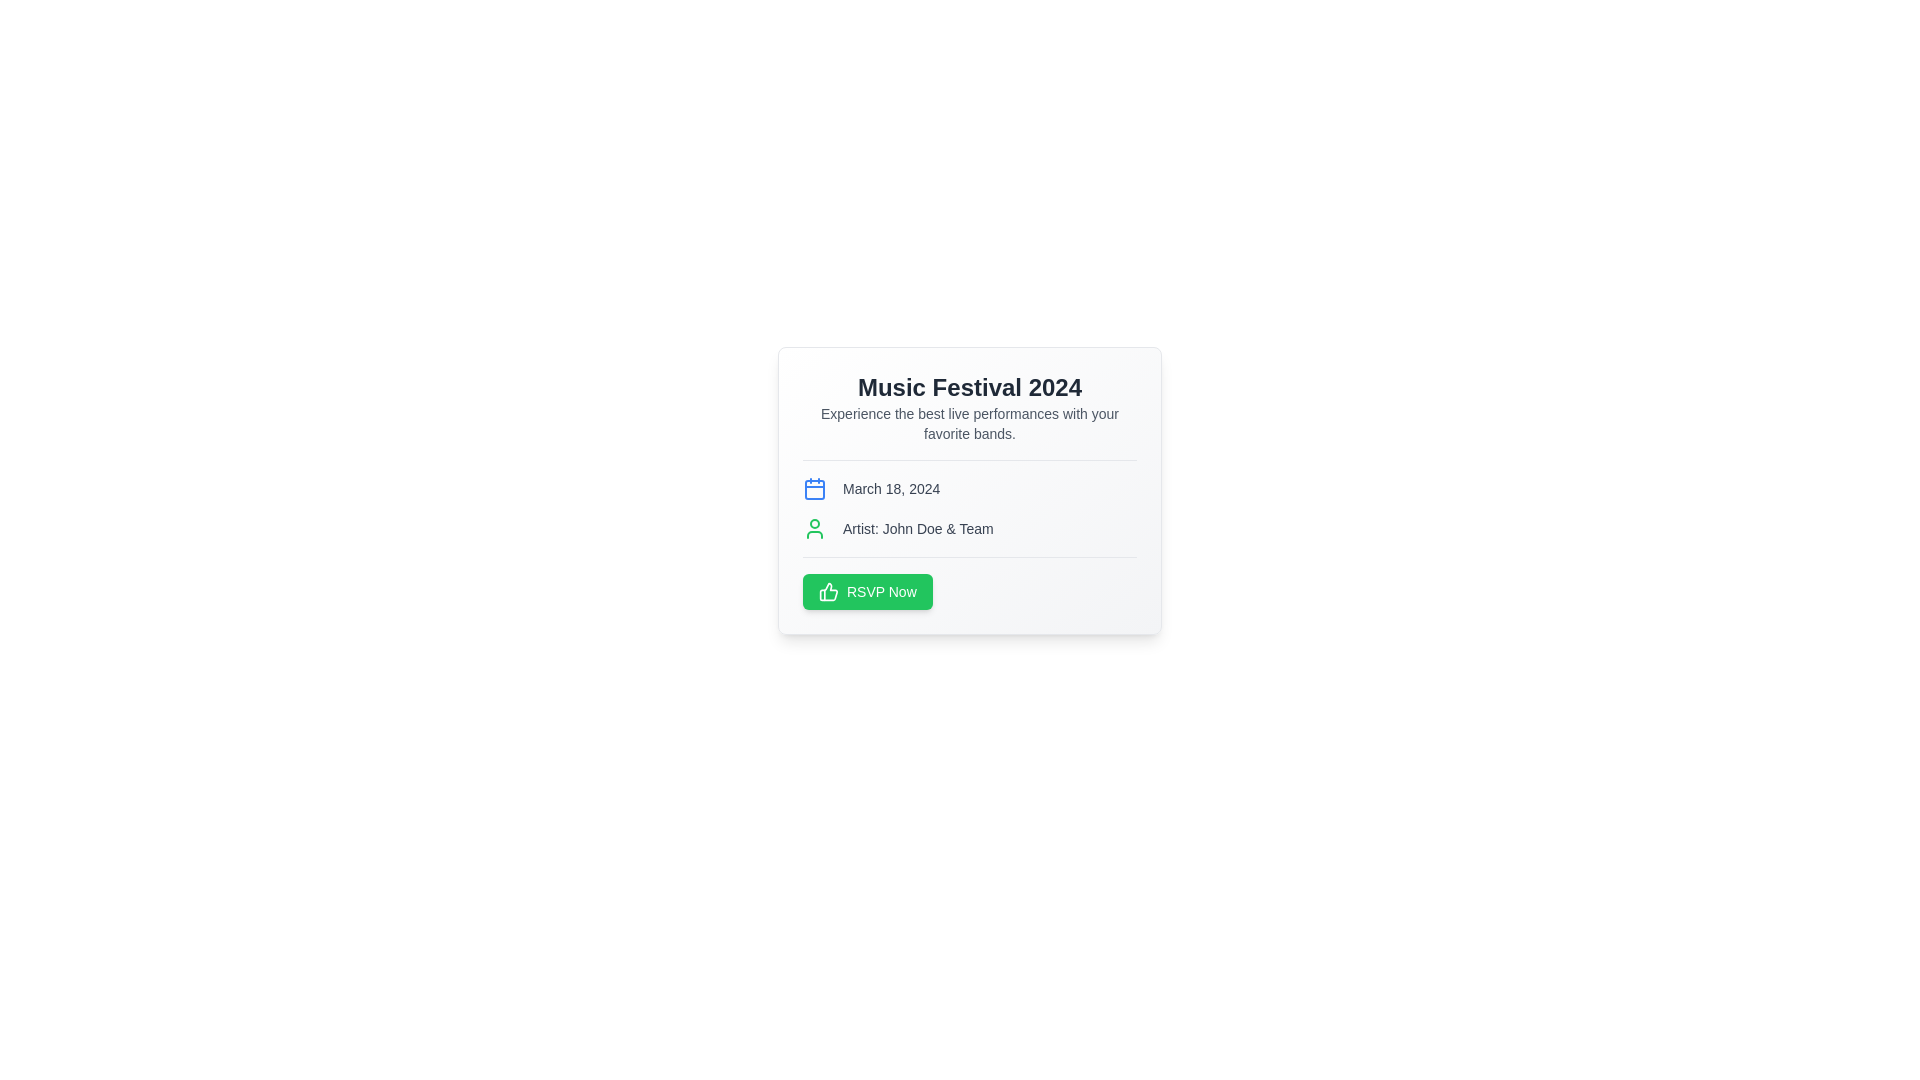 This screenshot has height=1080, width=1920. I want to click on prominently displayed text element titled 'Music Festival 2024', styled with a bold font and dark gray color, located at the top of its containing card, so click(969, 388).